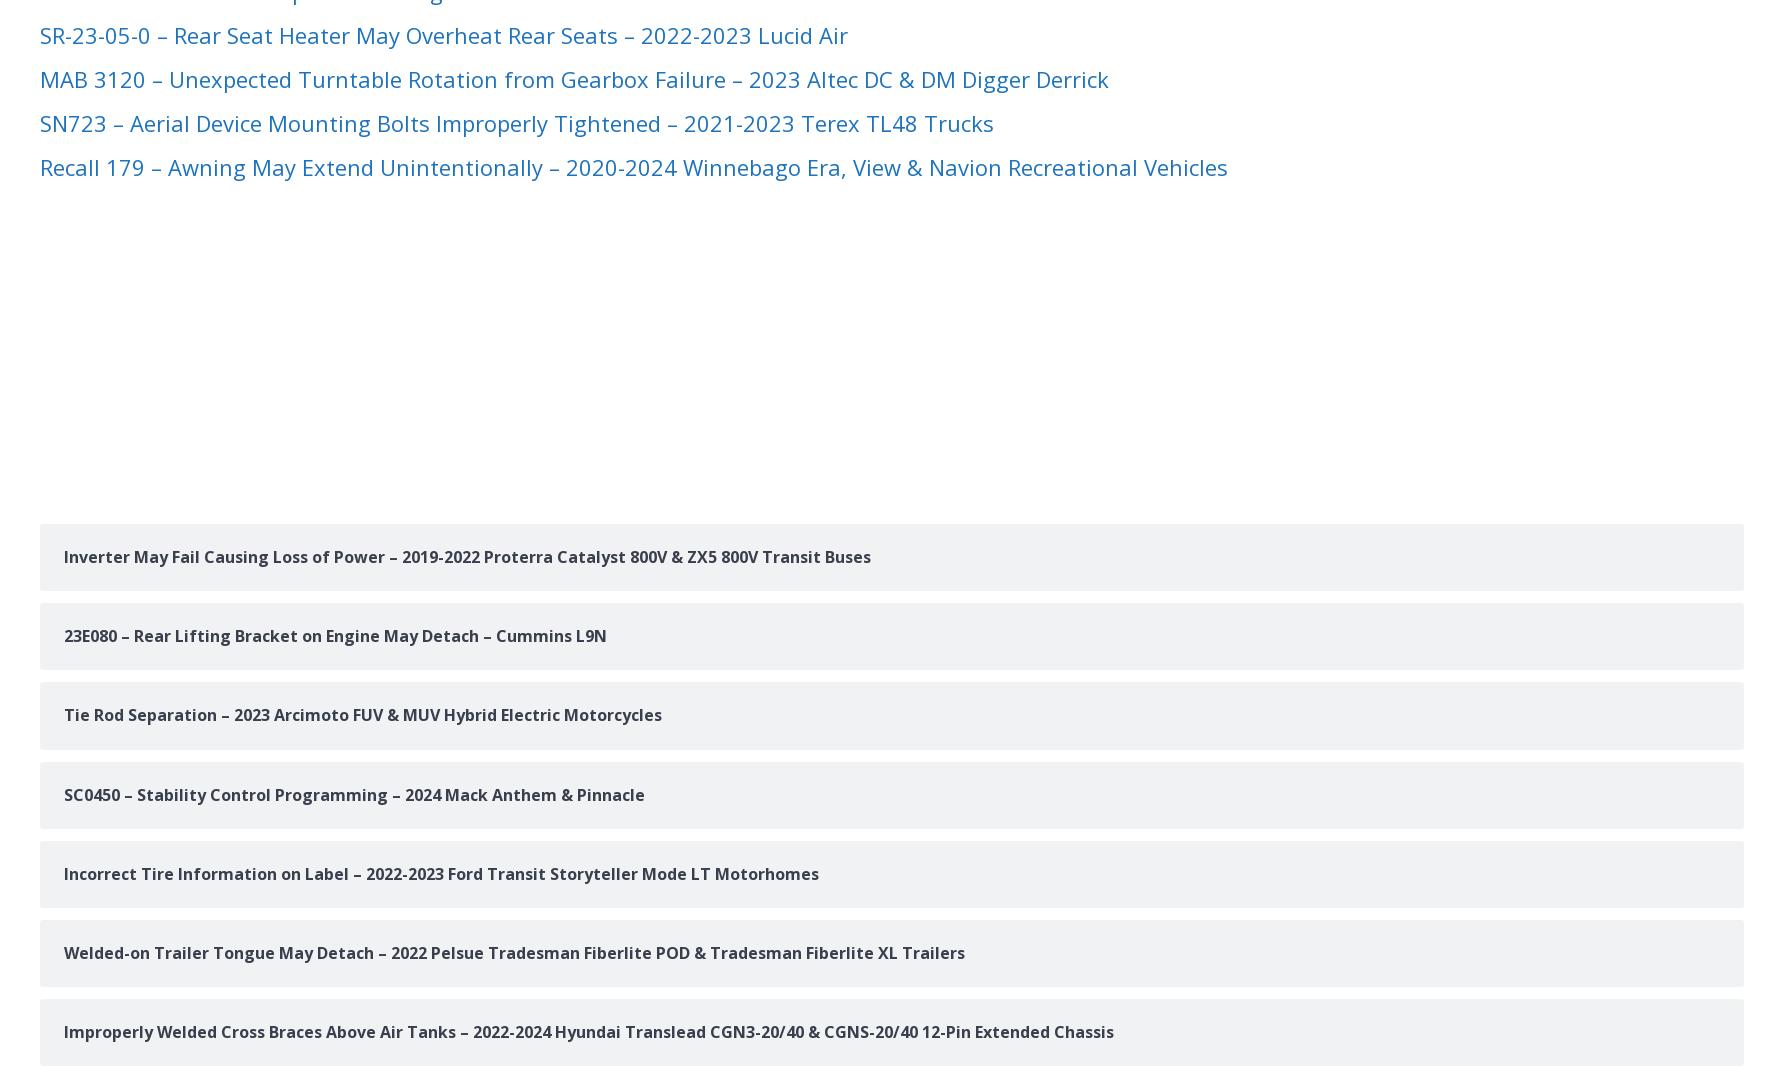 This screenshot has width=1784, height=1066. I want to click on 'SC0450 – Stability Control Programming – 2024 Mack Anthem & Pinnacle', so click(353, 792).